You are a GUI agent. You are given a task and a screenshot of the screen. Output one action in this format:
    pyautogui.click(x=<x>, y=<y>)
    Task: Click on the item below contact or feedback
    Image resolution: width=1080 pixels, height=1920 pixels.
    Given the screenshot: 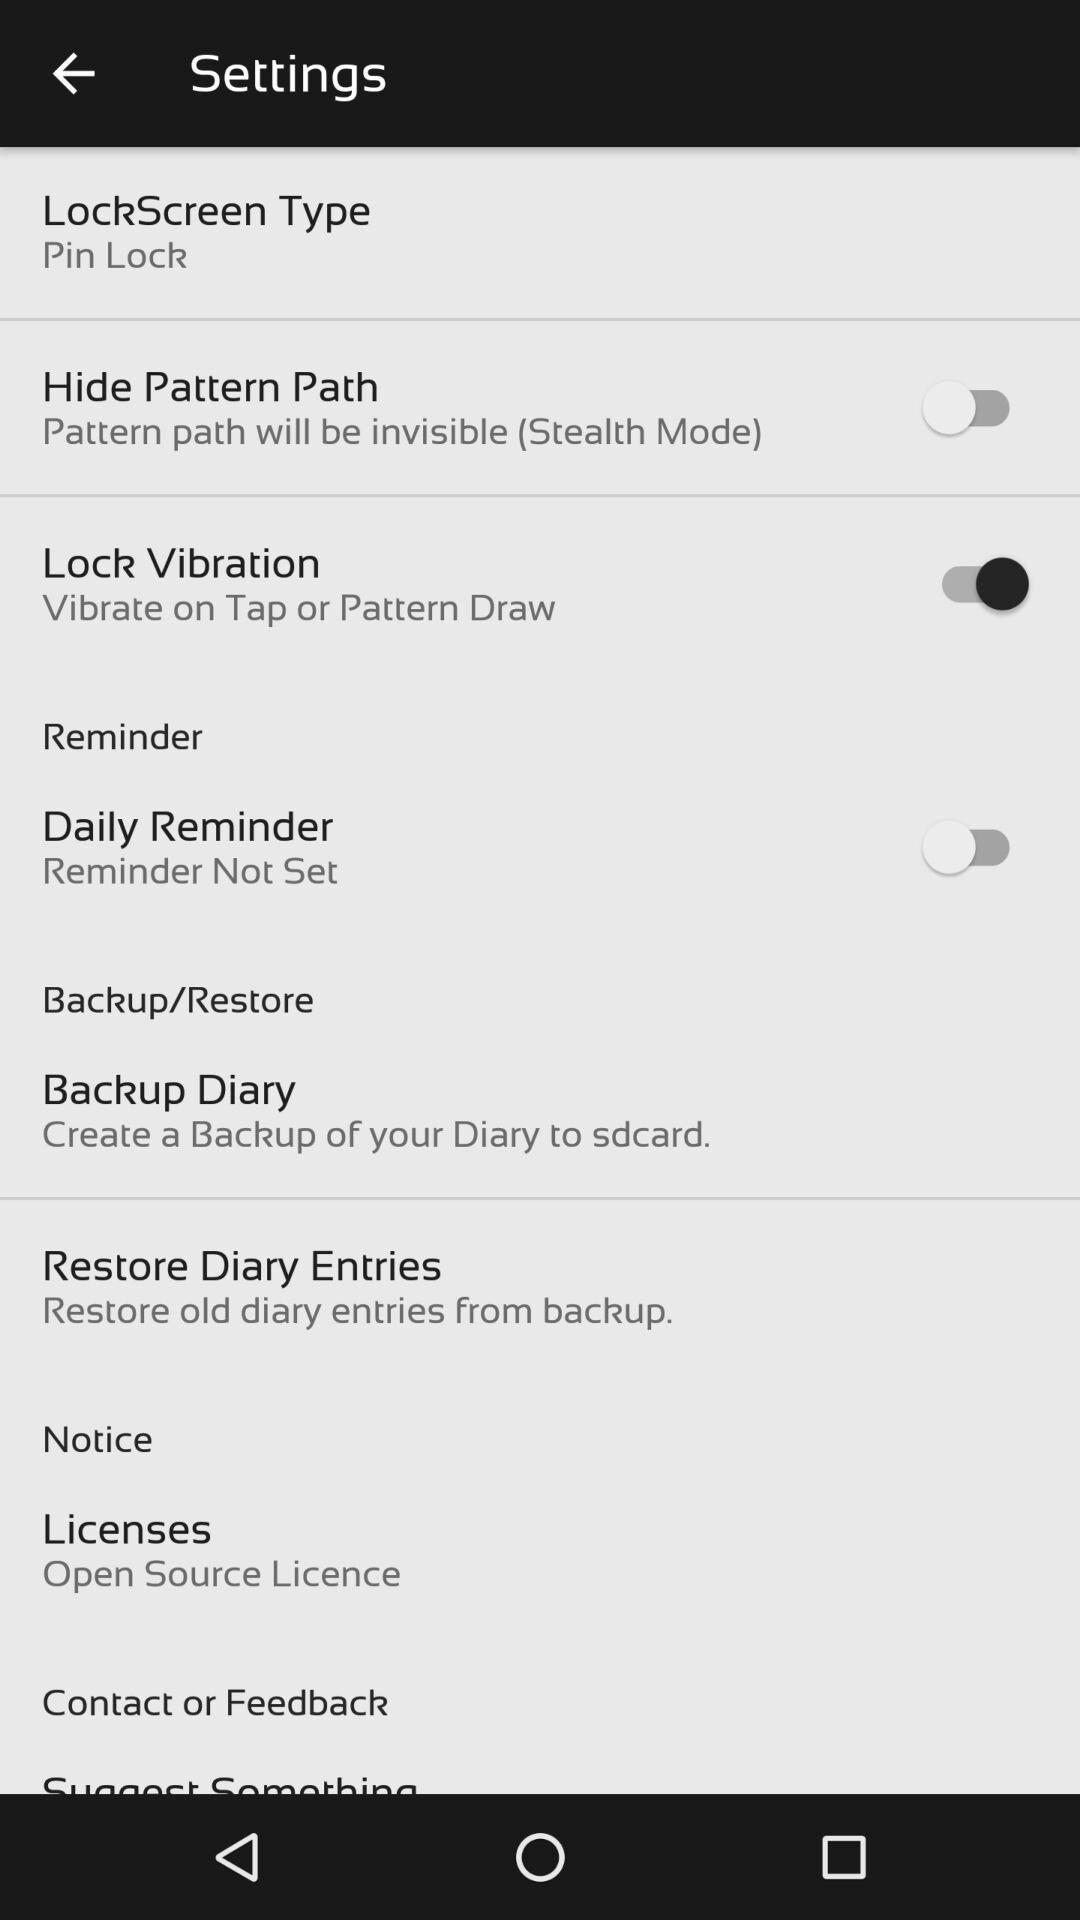 What is the action you would take?
    pyautogui.click(x=229, y=1781)
    